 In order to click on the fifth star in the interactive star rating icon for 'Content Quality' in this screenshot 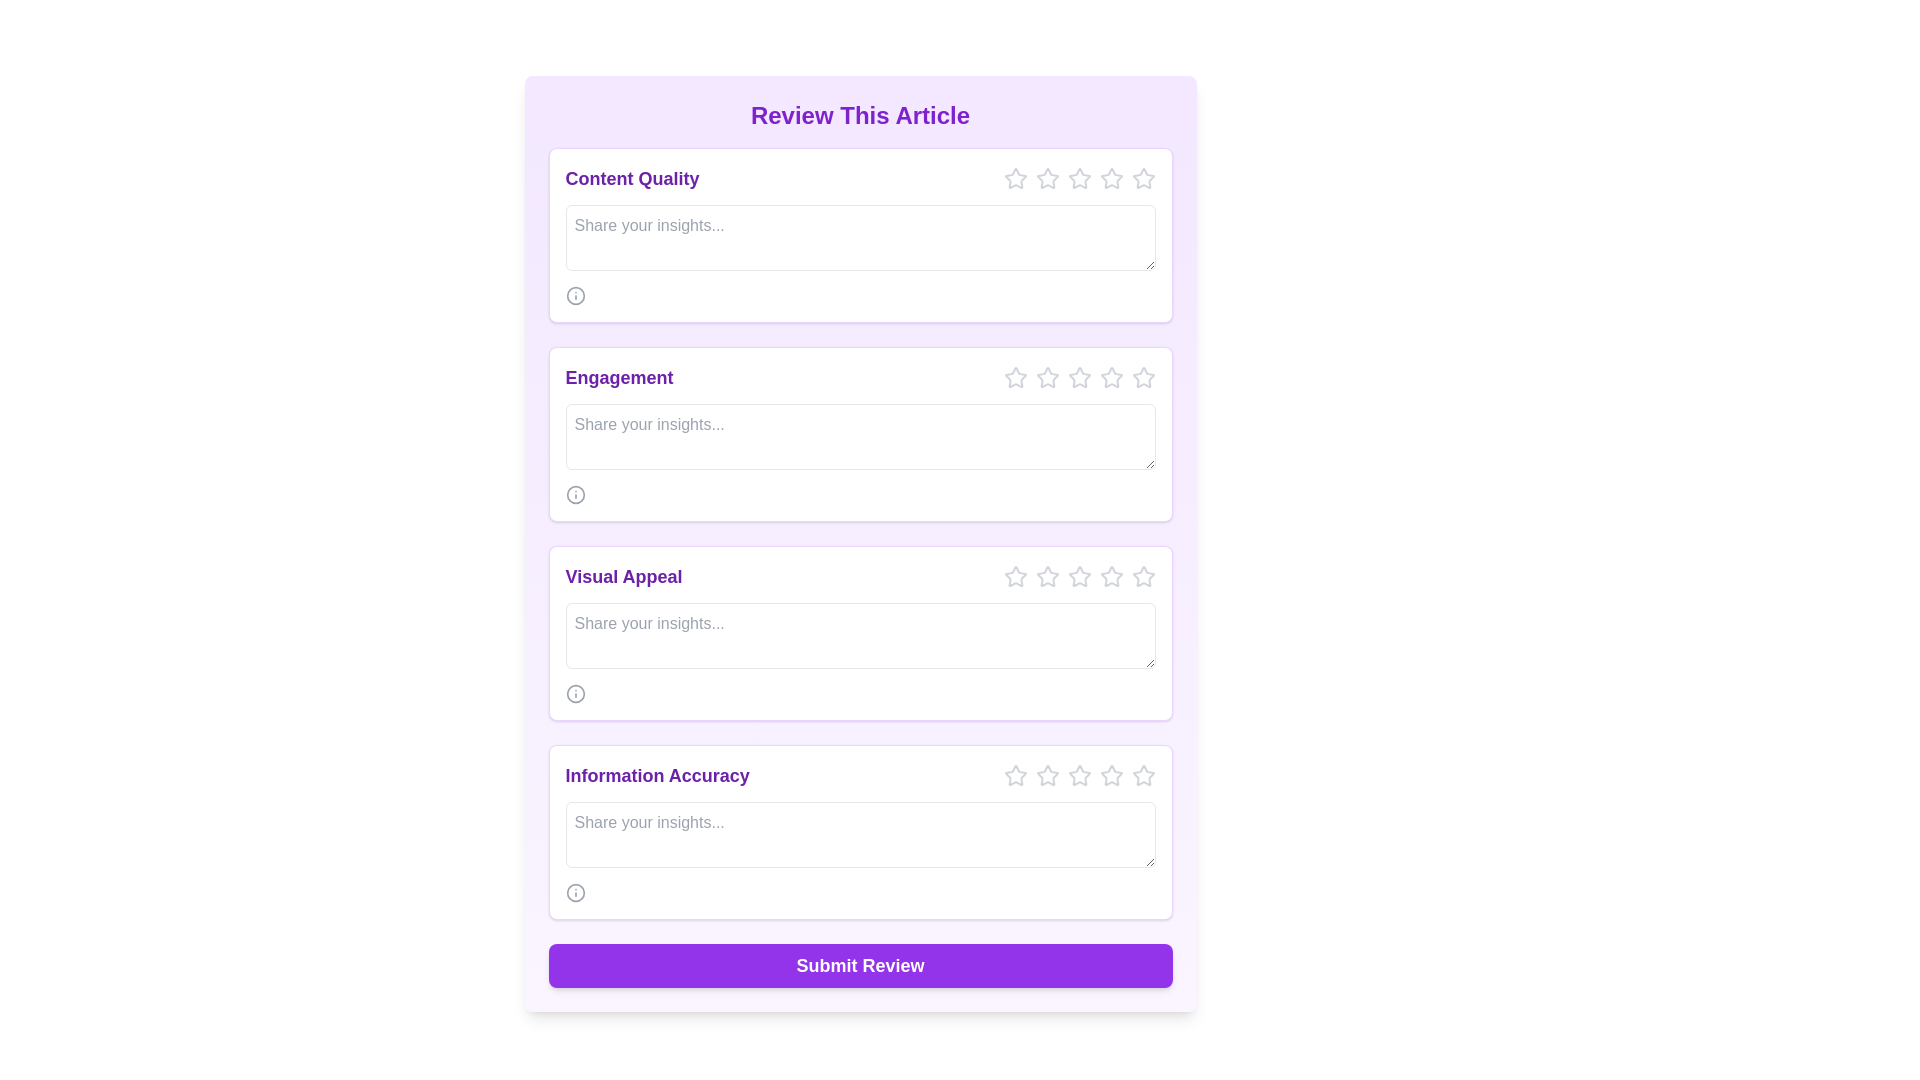, I will do `click(1110, 177)`.